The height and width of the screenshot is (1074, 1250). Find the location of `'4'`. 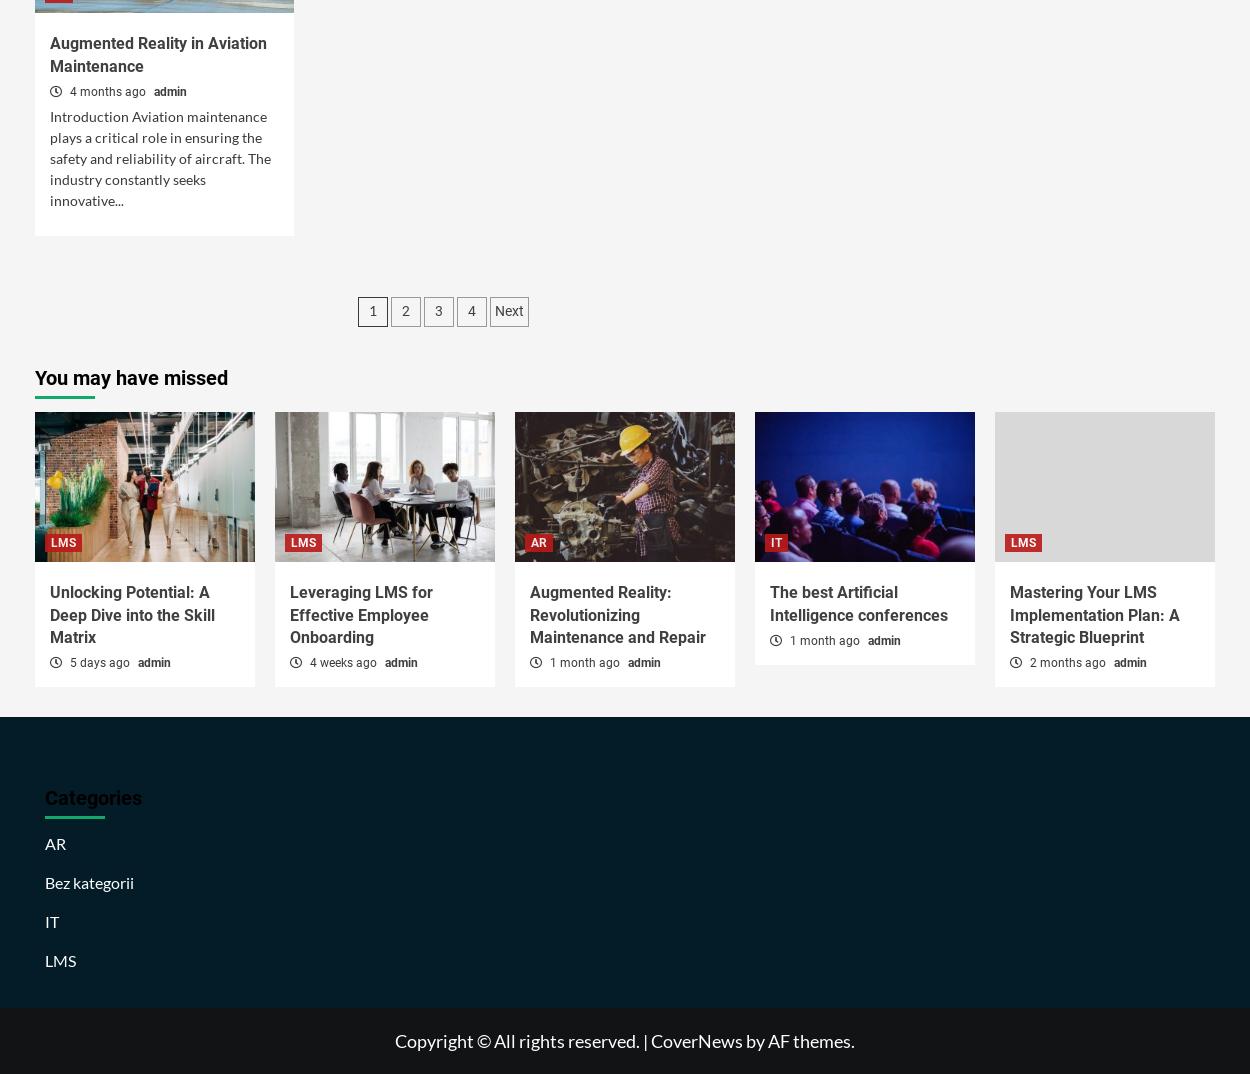

'4' is located at coordinates (470, 311).